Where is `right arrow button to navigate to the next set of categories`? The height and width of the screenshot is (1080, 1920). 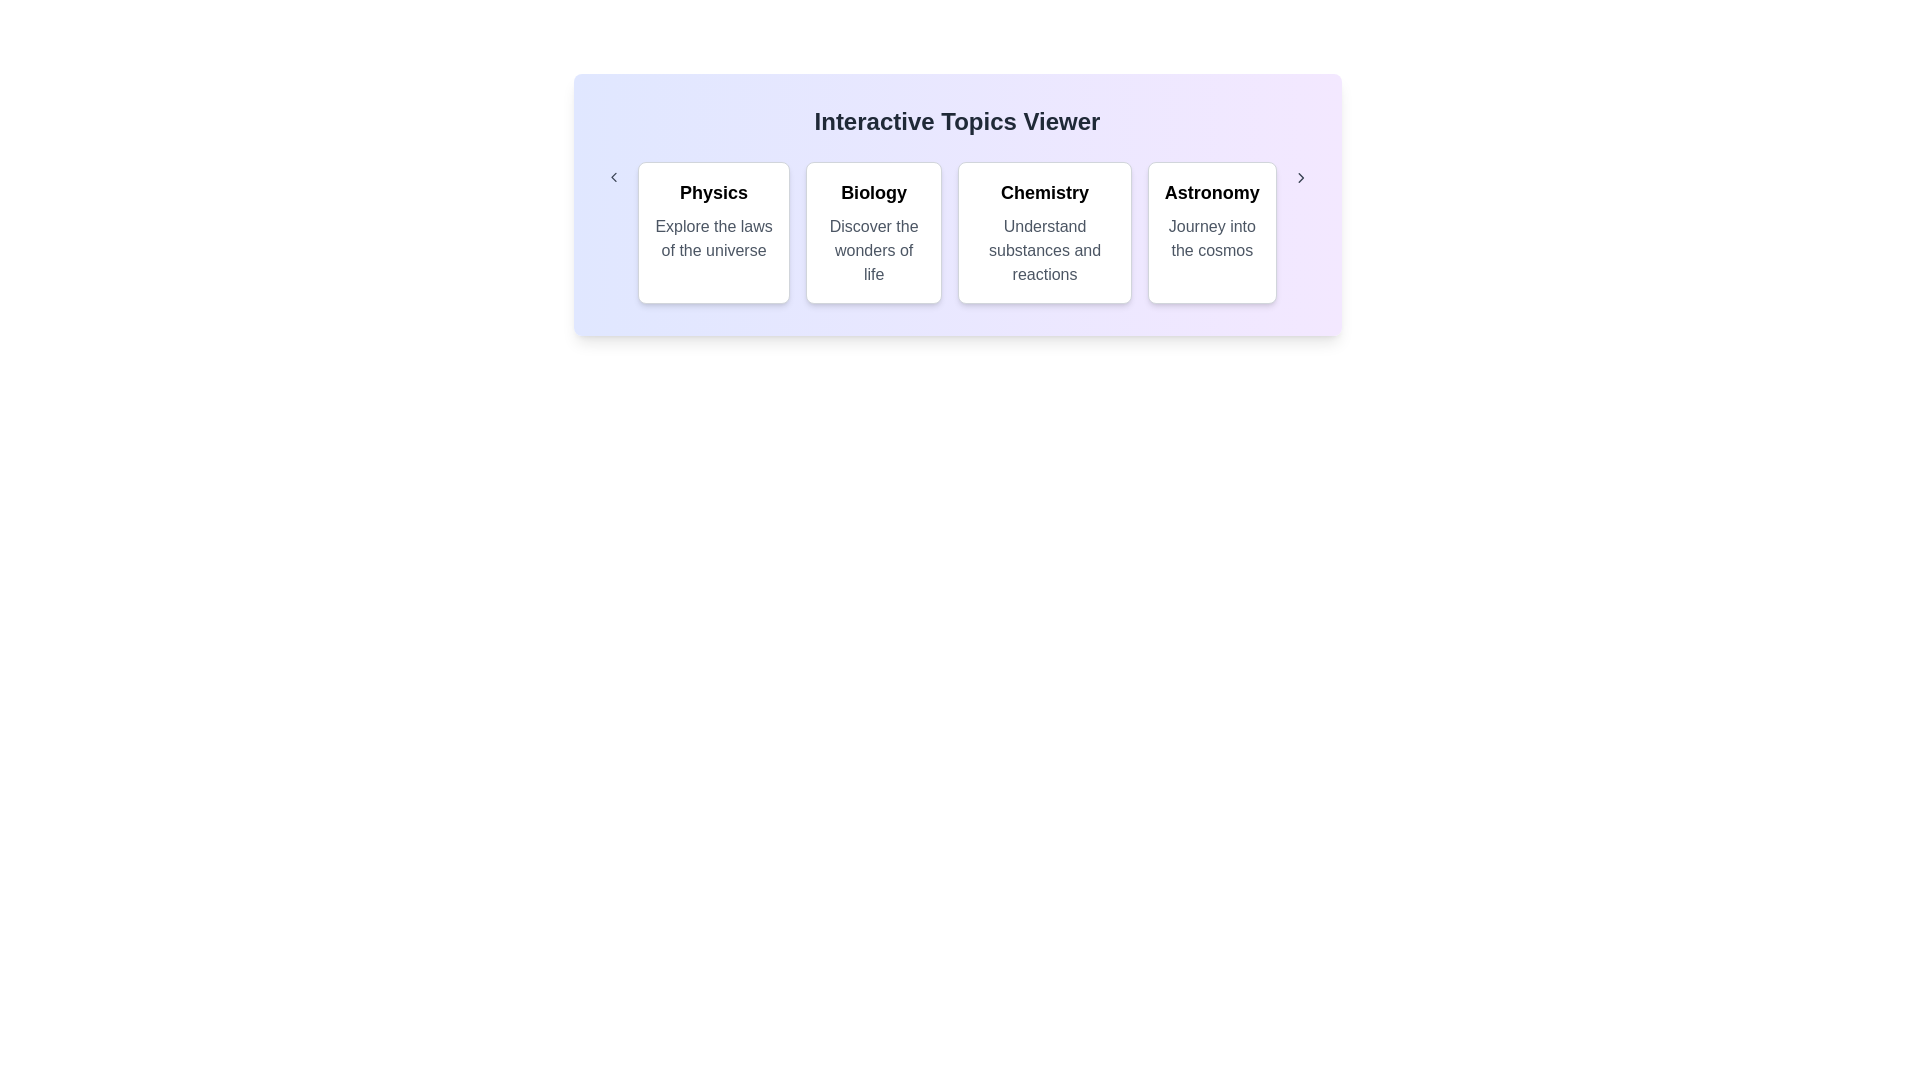 right arrow button to navigate to the next set of categories is located at coordinates (1300, 176).